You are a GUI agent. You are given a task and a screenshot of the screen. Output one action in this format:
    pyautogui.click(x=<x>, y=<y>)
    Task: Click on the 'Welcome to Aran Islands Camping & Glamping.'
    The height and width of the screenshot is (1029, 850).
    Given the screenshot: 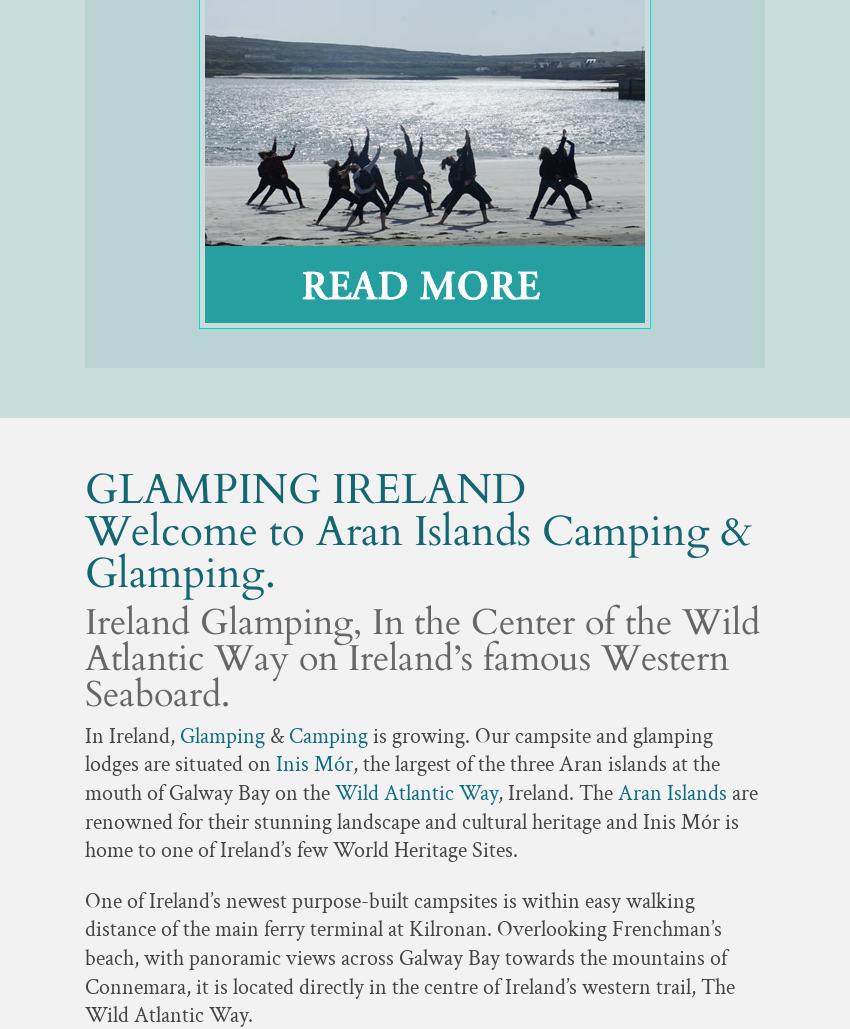 What is the action you would take?
    pyautogui.click(x=85, y=550)
    